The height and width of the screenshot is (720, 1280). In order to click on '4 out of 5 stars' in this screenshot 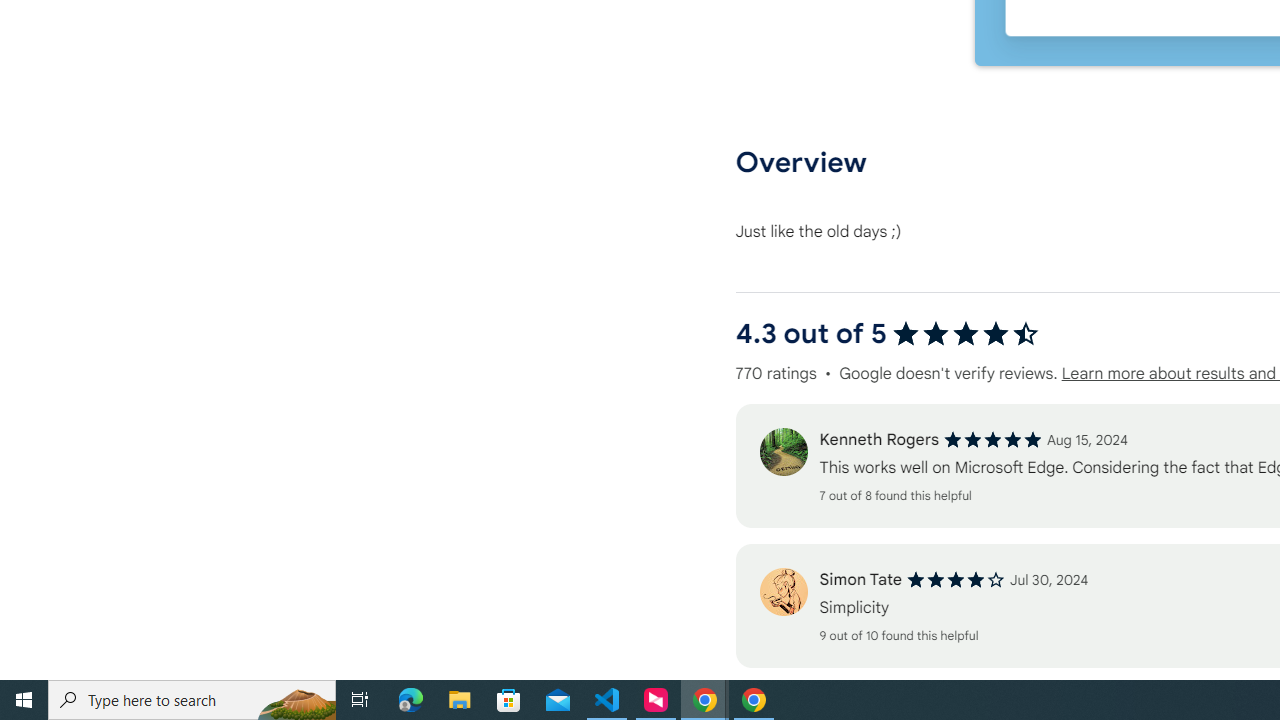, I will do `click(955, 580)`.